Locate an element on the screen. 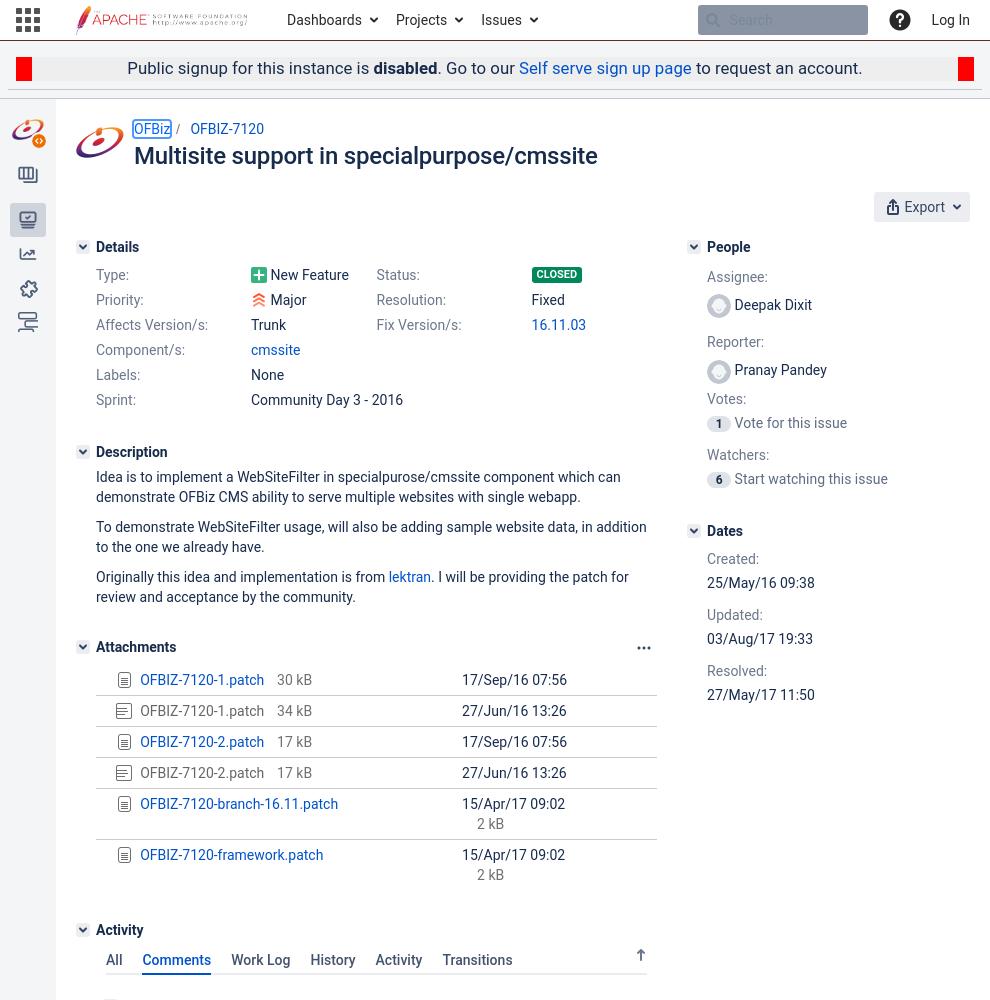 This screenshot has height=1000, width=990. 'Resolved:' is located at coordinates (735, 670).